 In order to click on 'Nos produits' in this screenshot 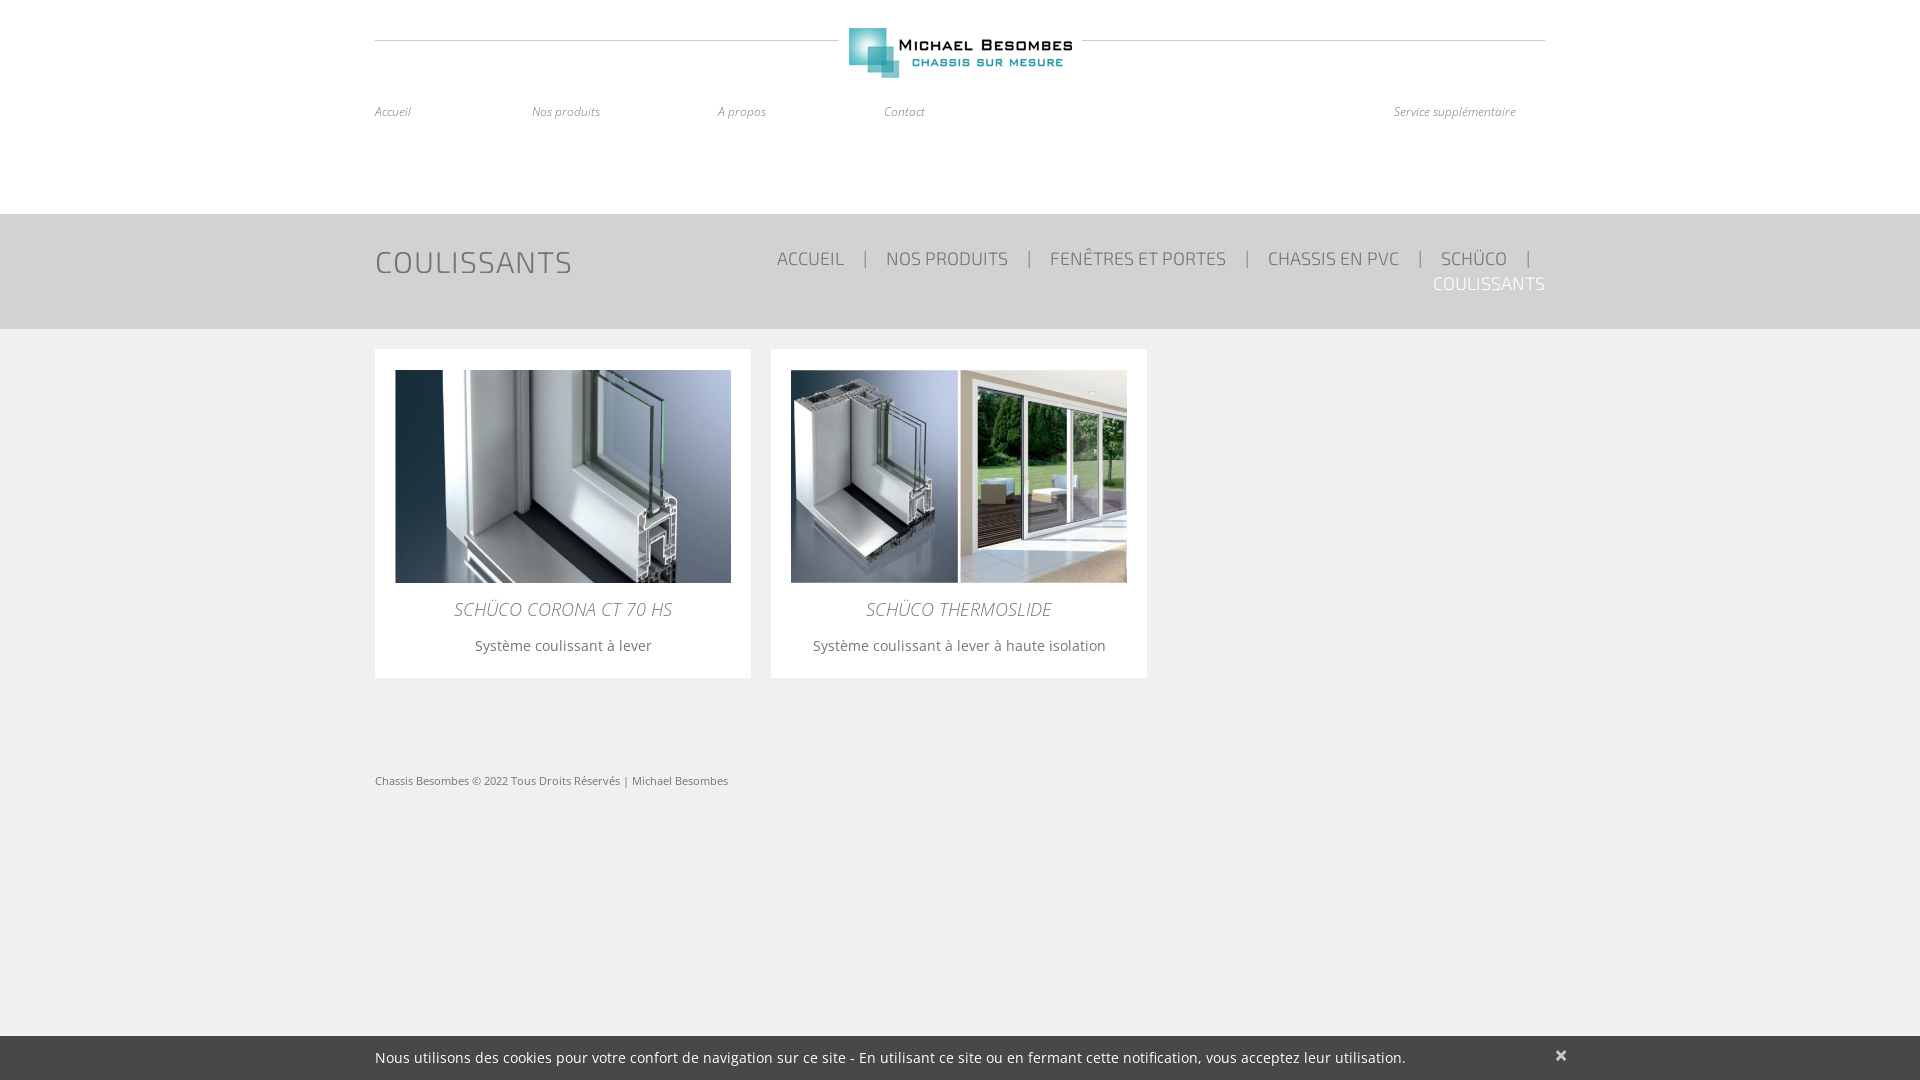, I will do `click(565, 111)`.